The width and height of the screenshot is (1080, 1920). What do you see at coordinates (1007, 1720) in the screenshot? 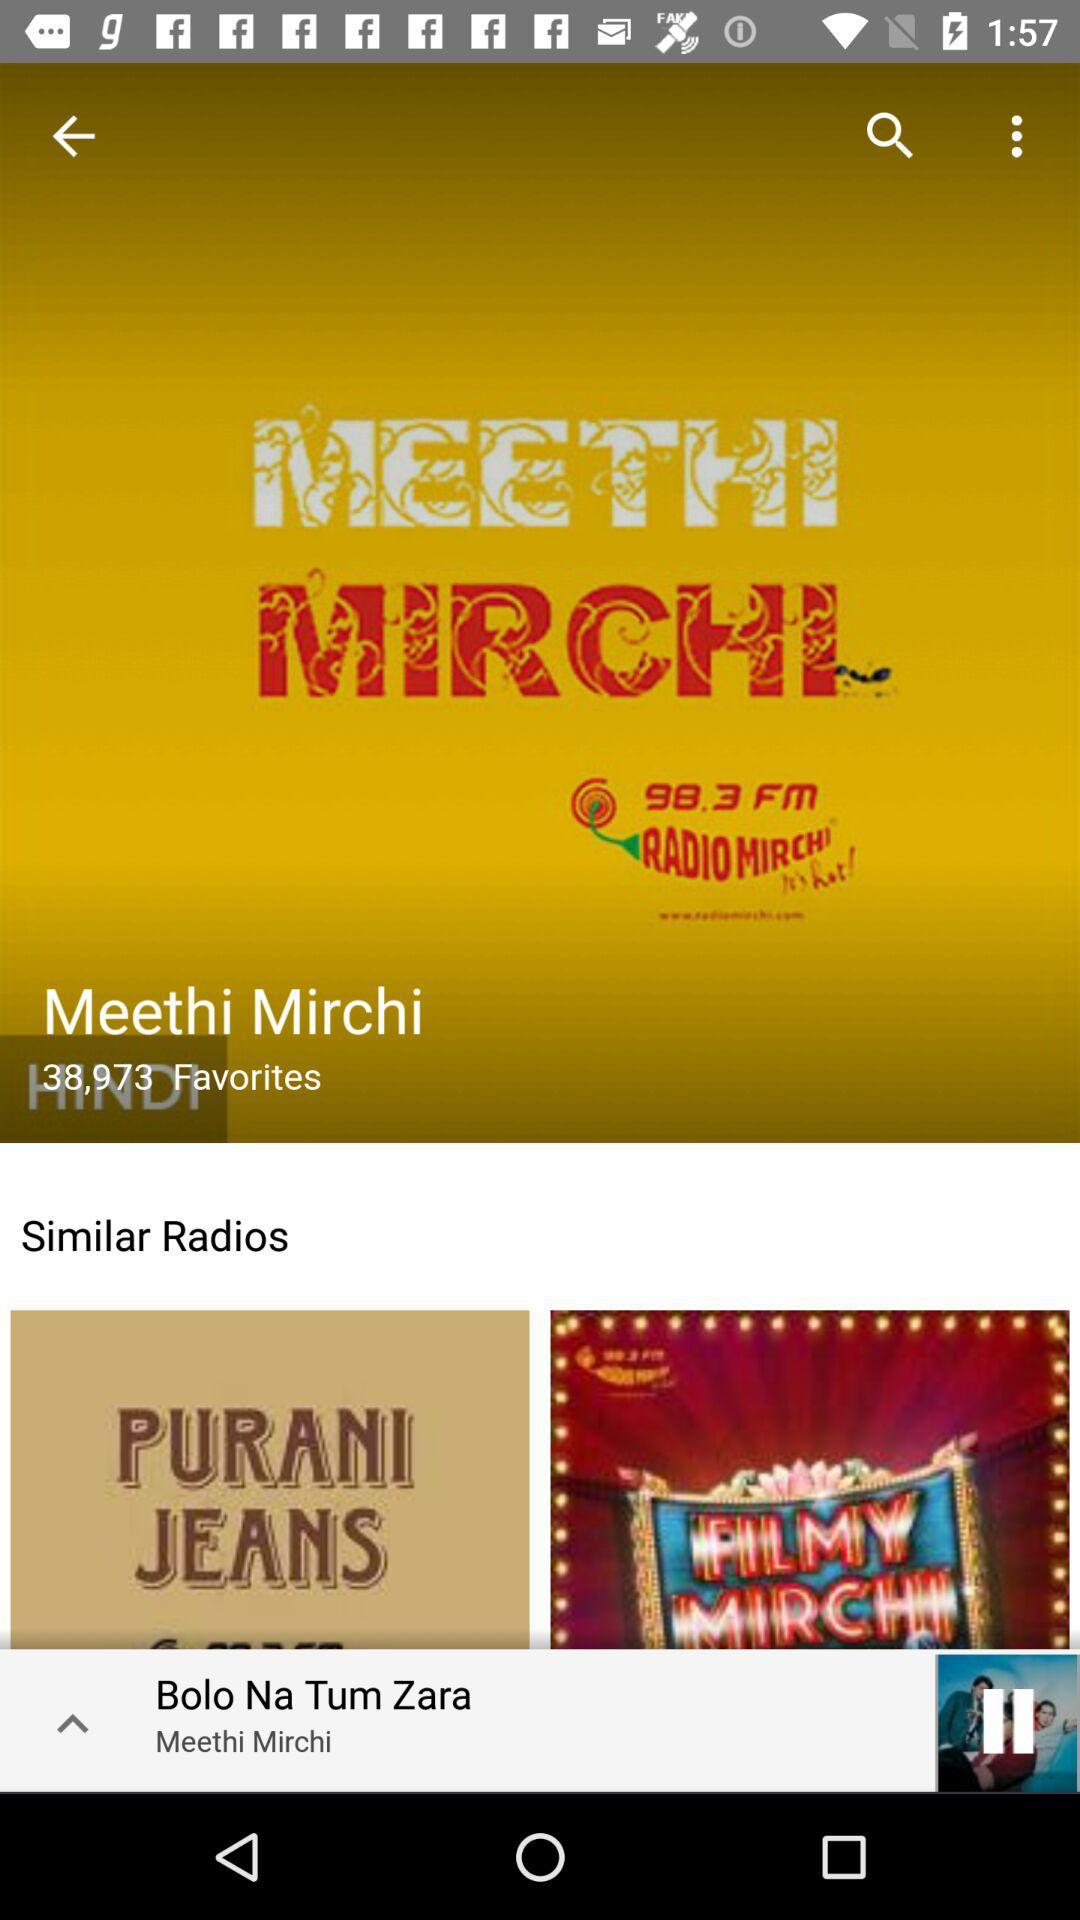
I see `the pause icon` at bounding box center [1007, 1720].